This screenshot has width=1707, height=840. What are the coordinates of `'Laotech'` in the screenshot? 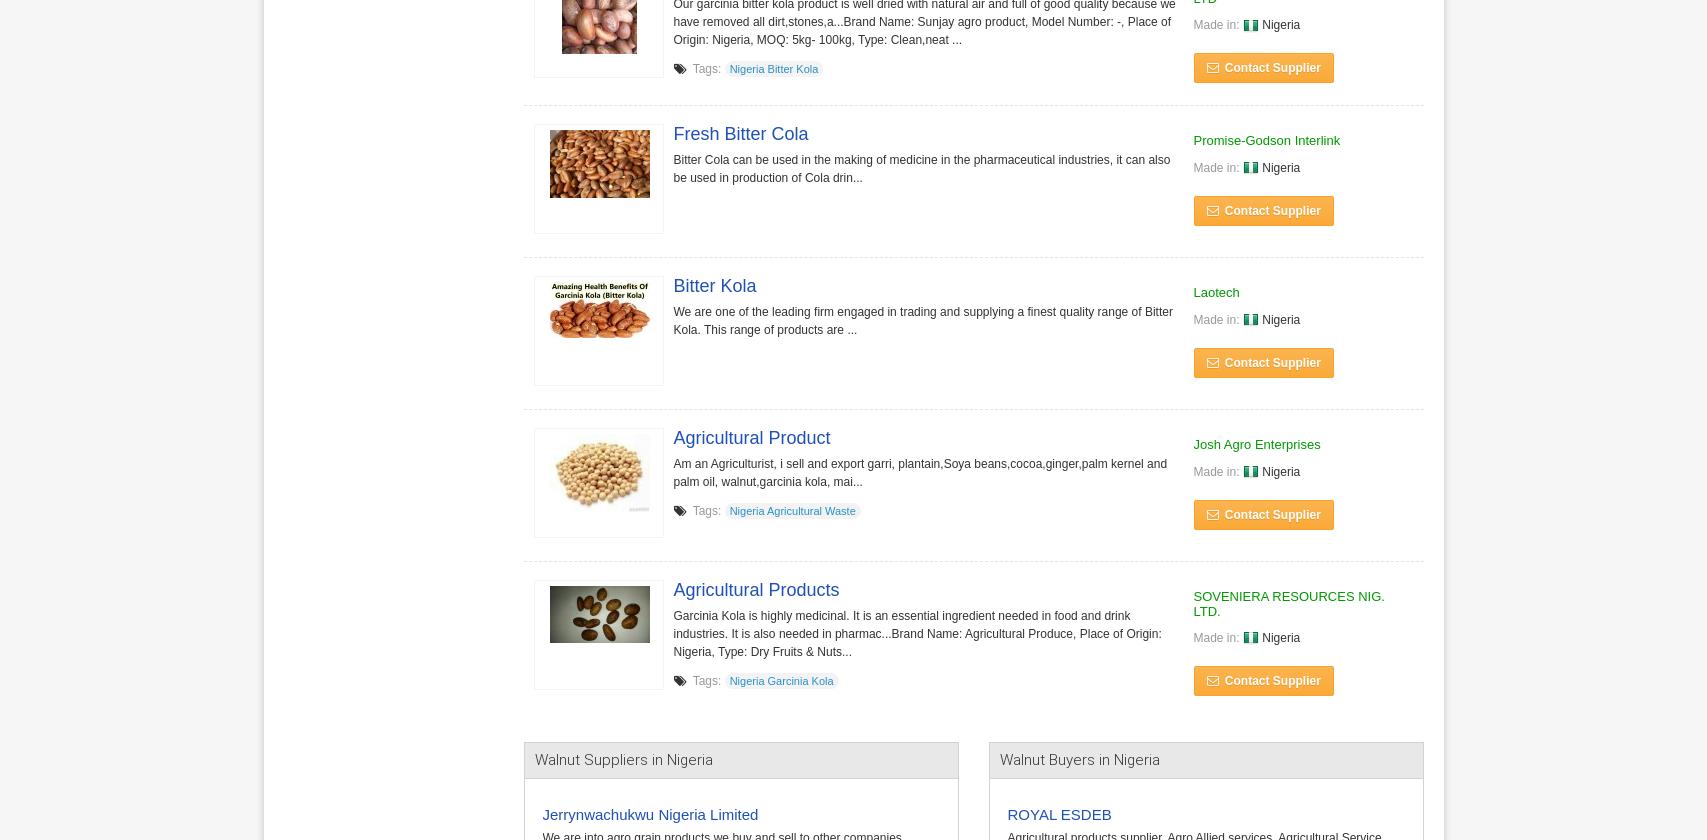 It's located at (1215, 292).